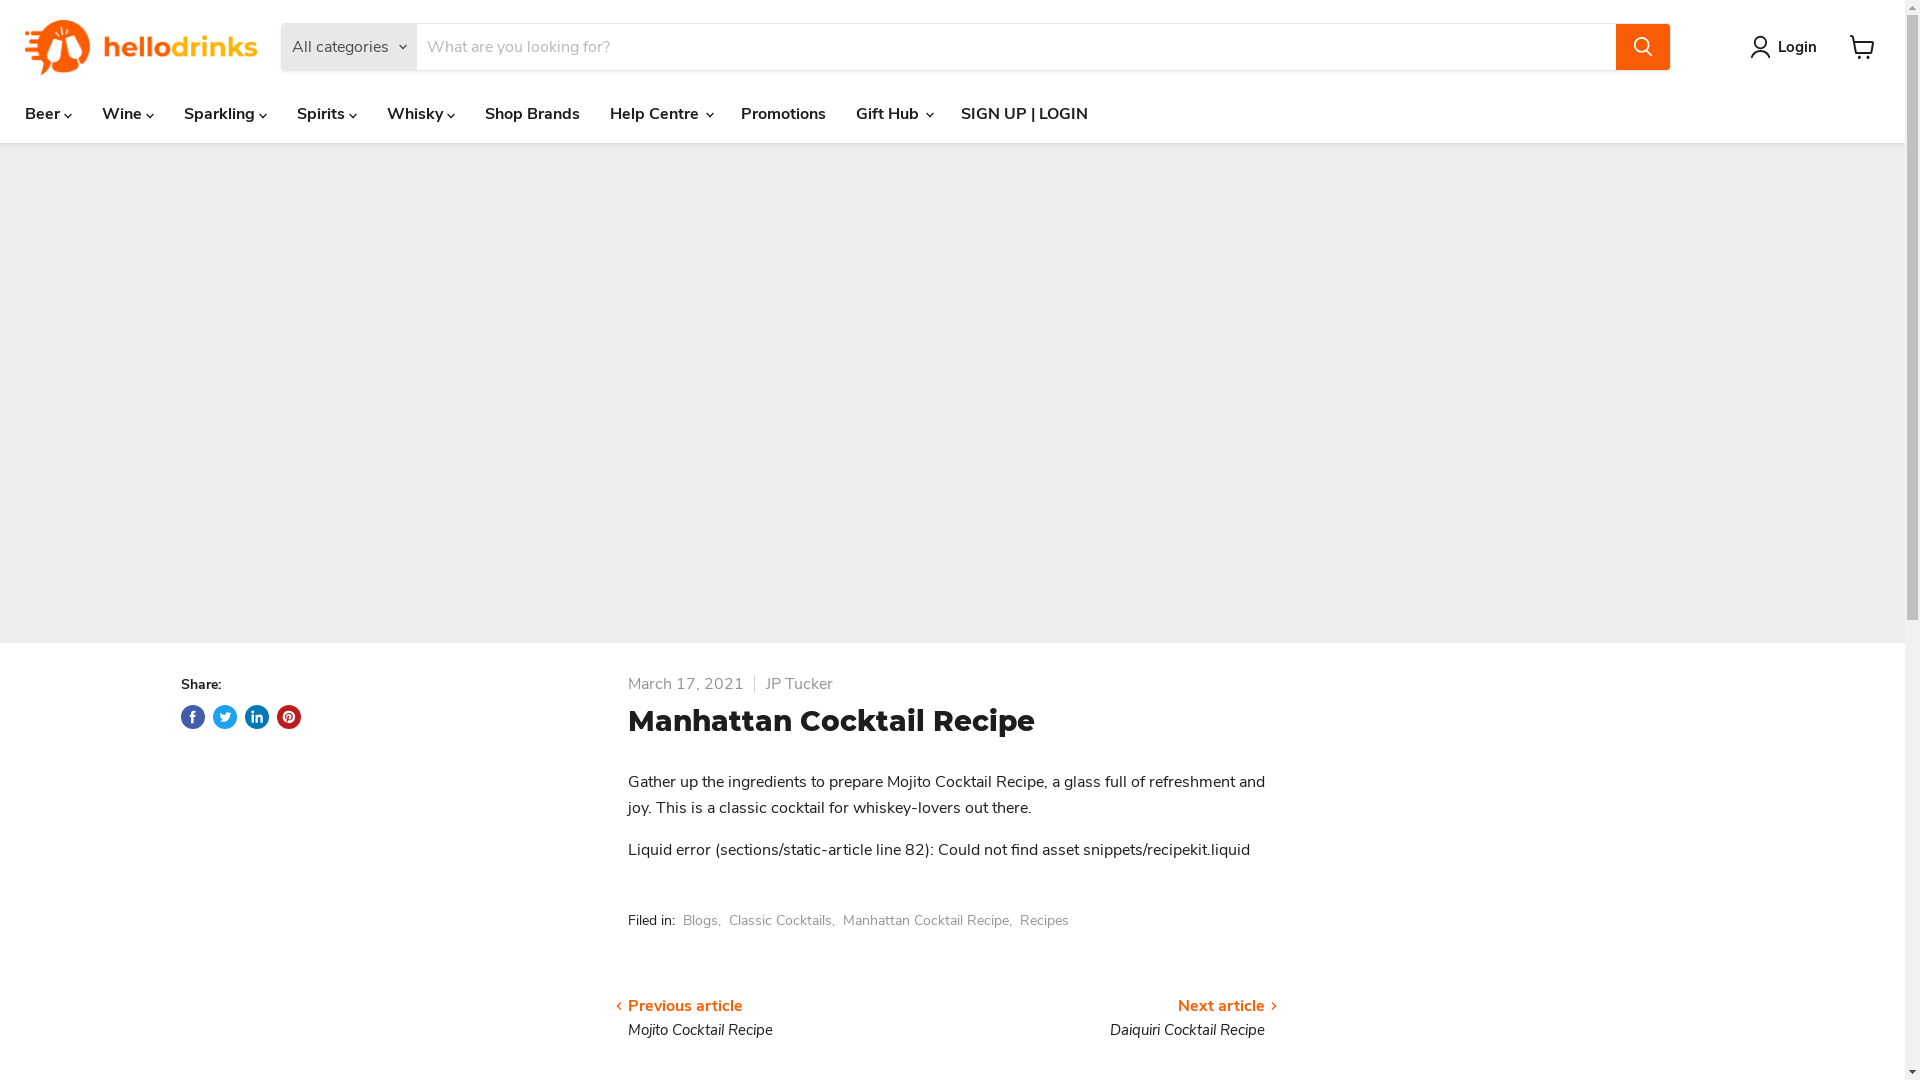 The image size is (1920, 1080). What do you see at coordinates (1024, 114) in the screenshot?
I see `'SIGN UP | LOGIN'` at bounding box center [1024, 114].